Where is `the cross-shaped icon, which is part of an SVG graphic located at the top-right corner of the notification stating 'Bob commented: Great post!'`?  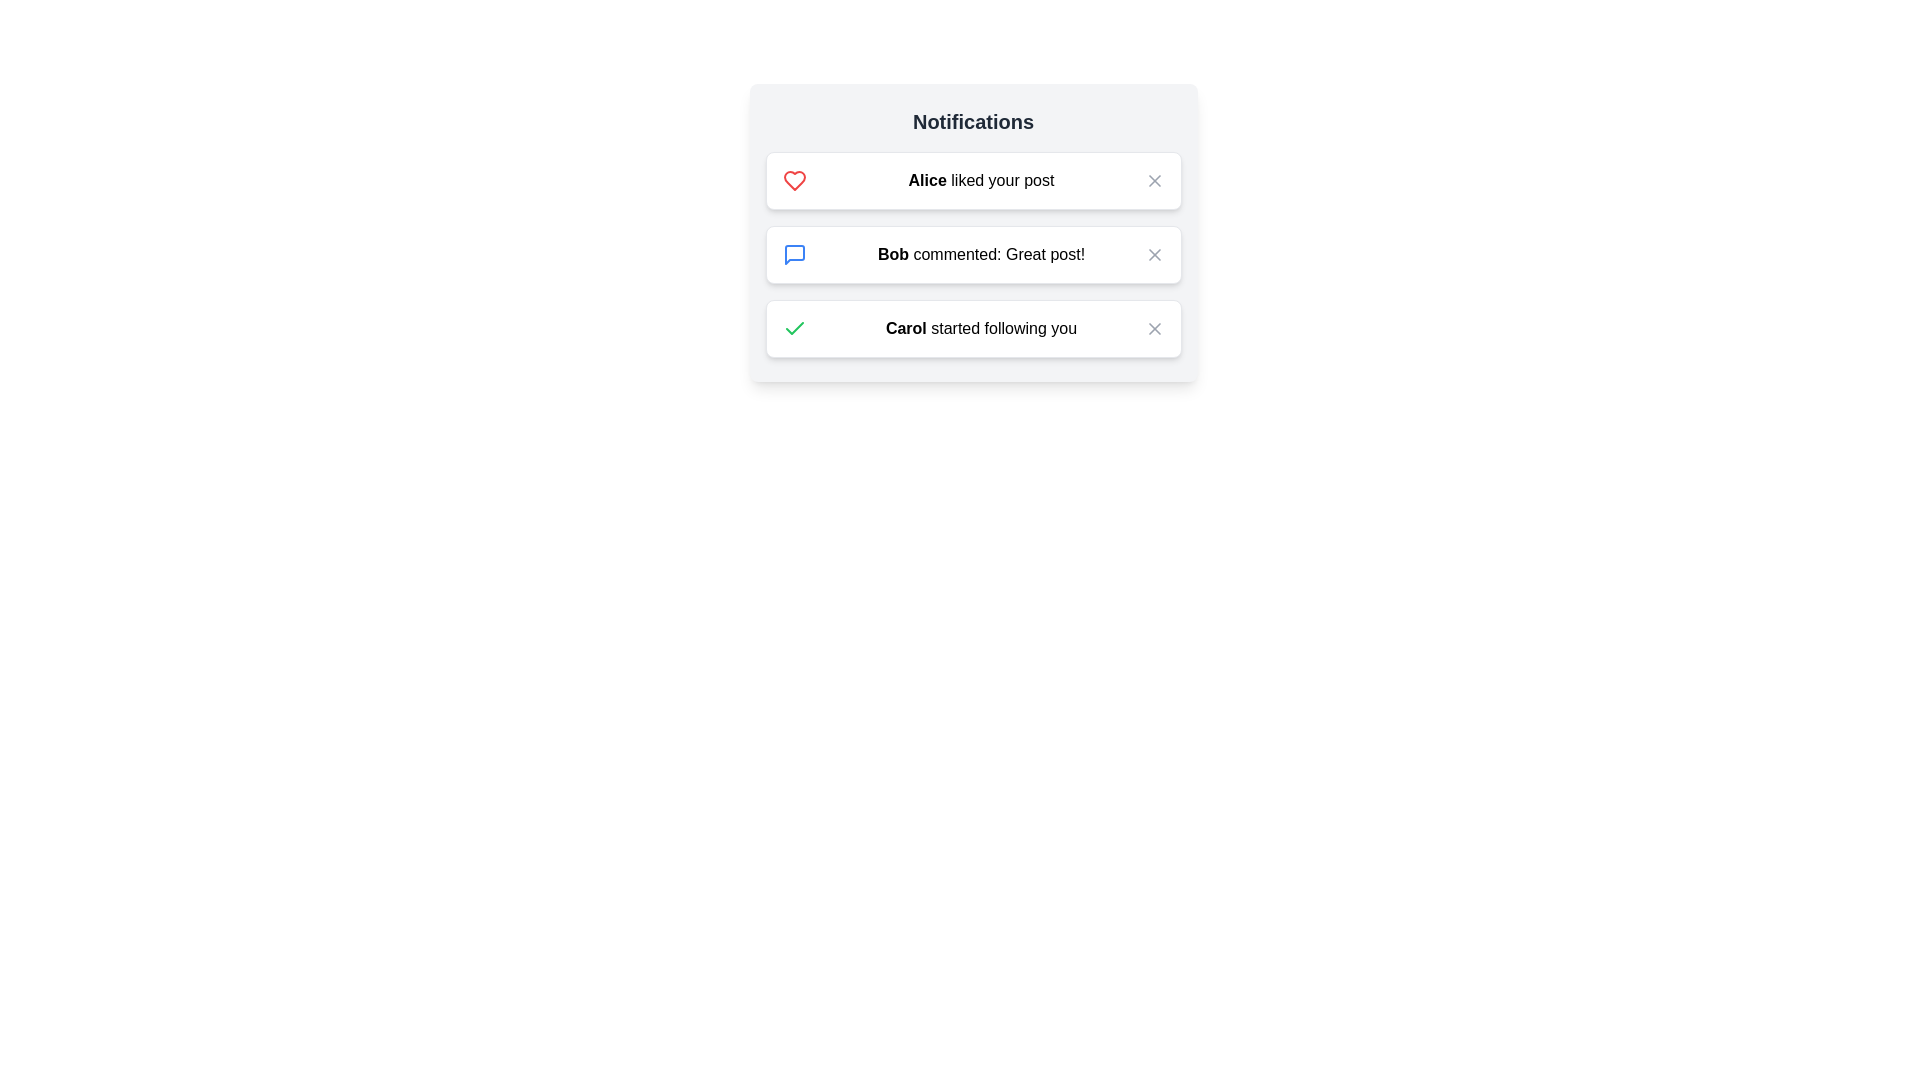 the cross-shaped icon, which is part of an SVG graphic located at the top-right corner of the notification stating 'Bob commented: Great post!' is located at coordinates (1154, 253).